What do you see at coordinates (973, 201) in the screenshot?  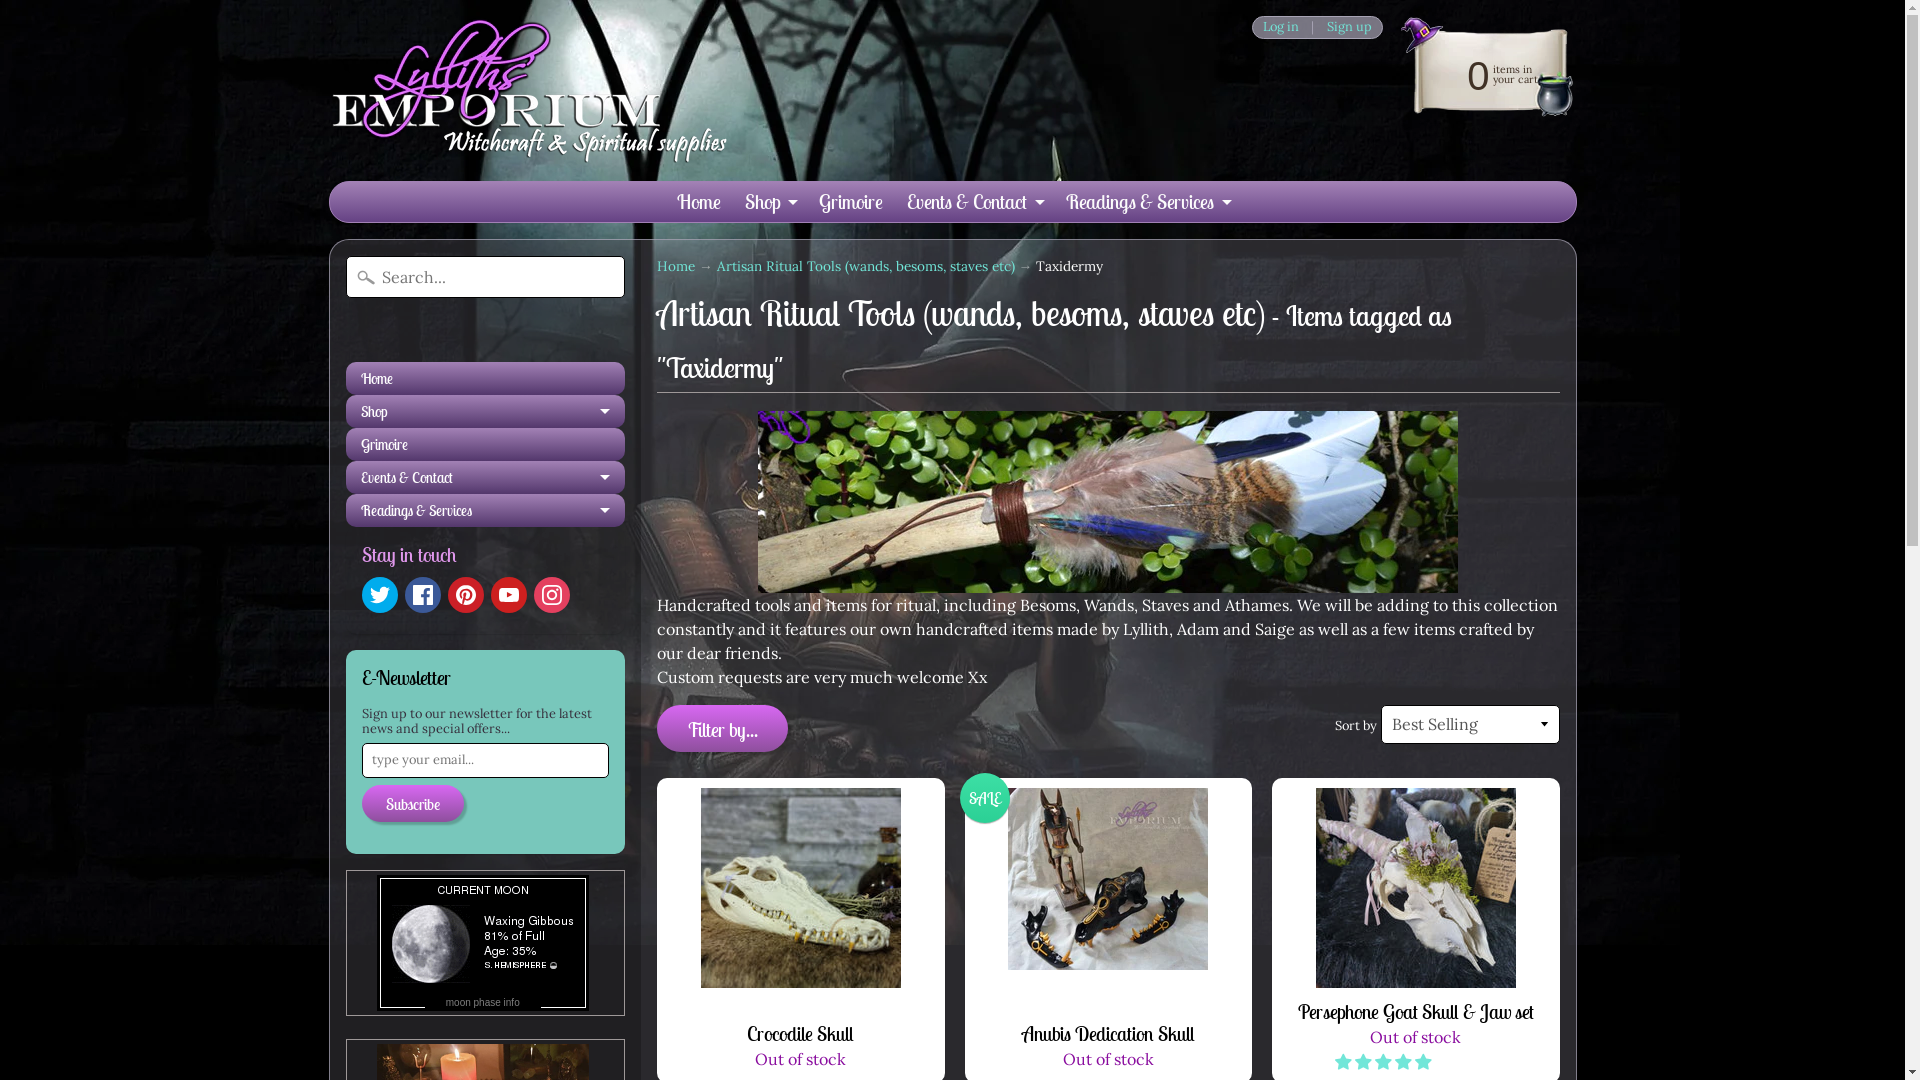 I see `'Events & Contact'` at bounding box center [973, 201].